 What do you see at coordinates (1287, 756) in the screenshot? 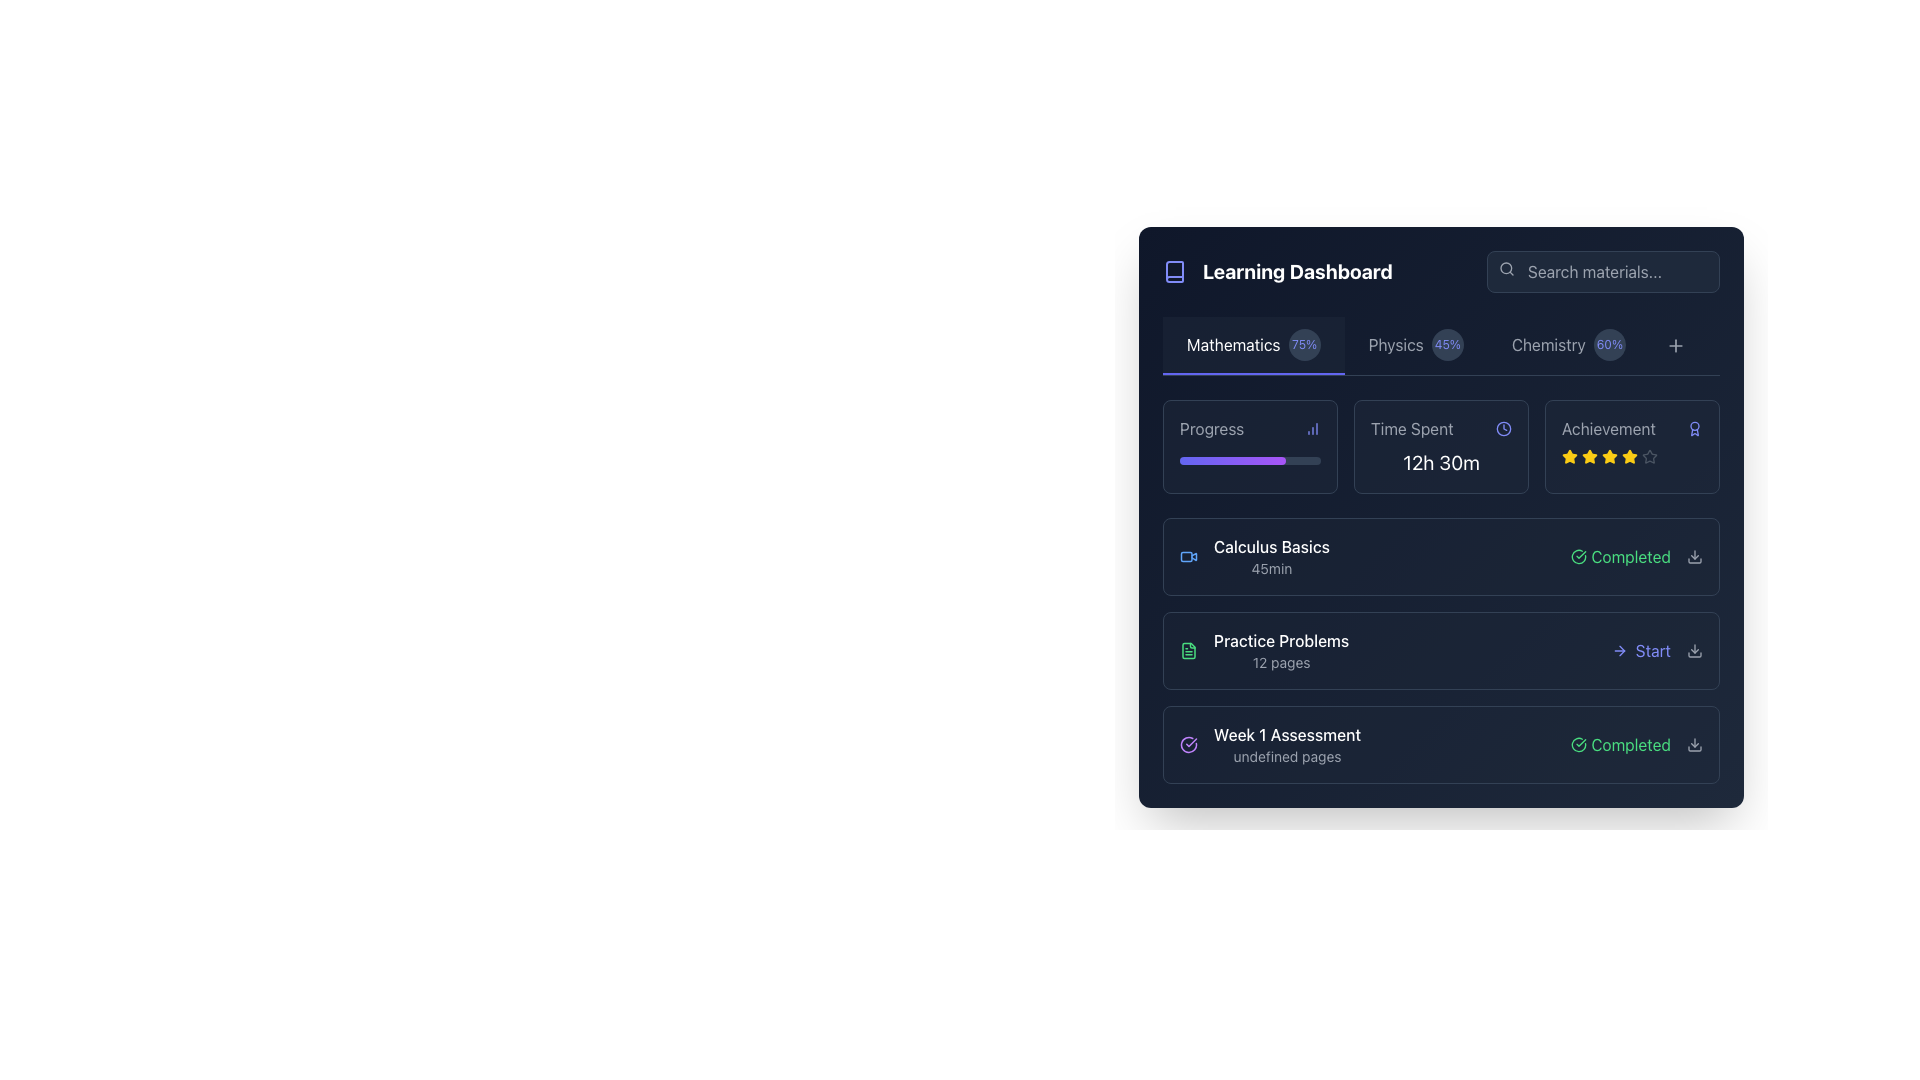
I see `information provided by the Text label positioned directly beneath the 'Week 1 Assessment' section` at bounding box center [1287, 756].